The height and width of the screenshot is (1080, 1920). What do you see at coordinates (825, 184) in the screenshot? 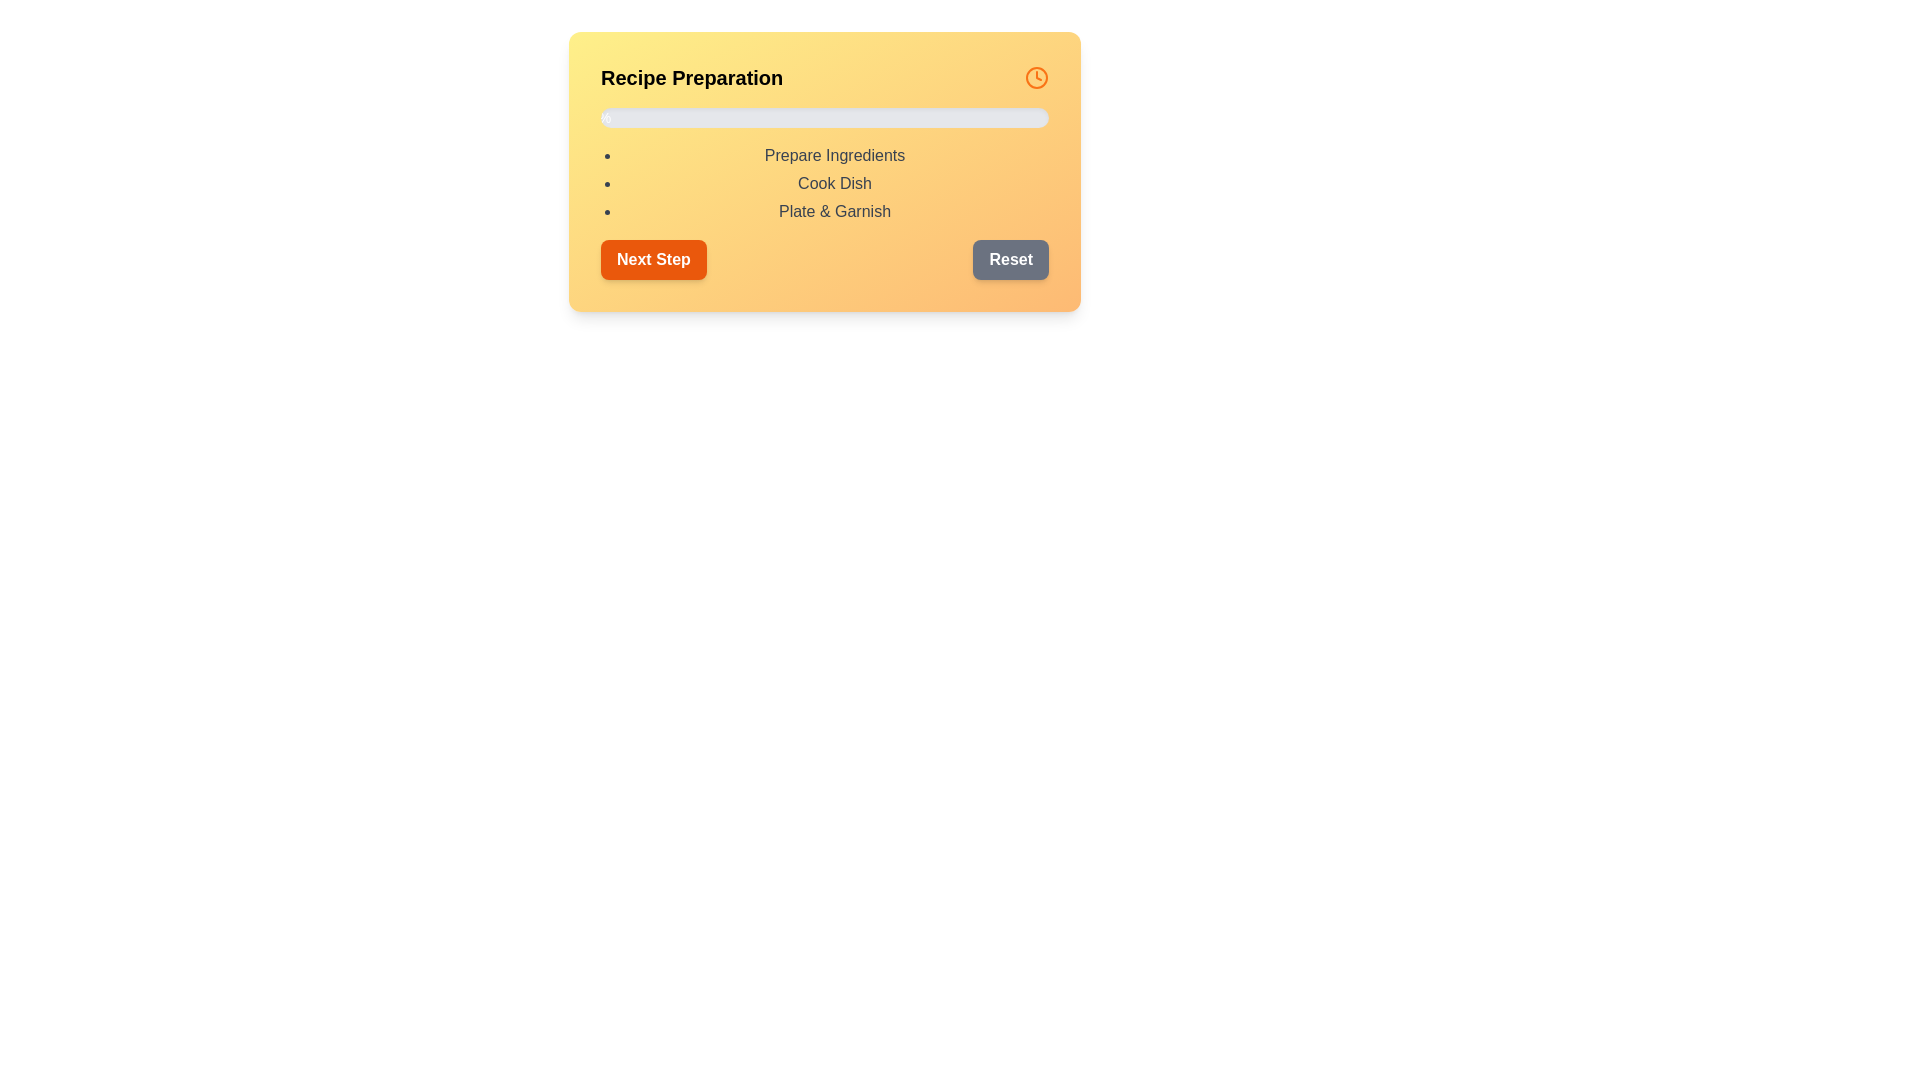
I see `instructions outlined in the bullet list that serves as a progress indicator for the recipe preparation process, located beneath the progress bar and above the 'Next Step' and 'Reset' buttons` at bounding box center [825, 184].